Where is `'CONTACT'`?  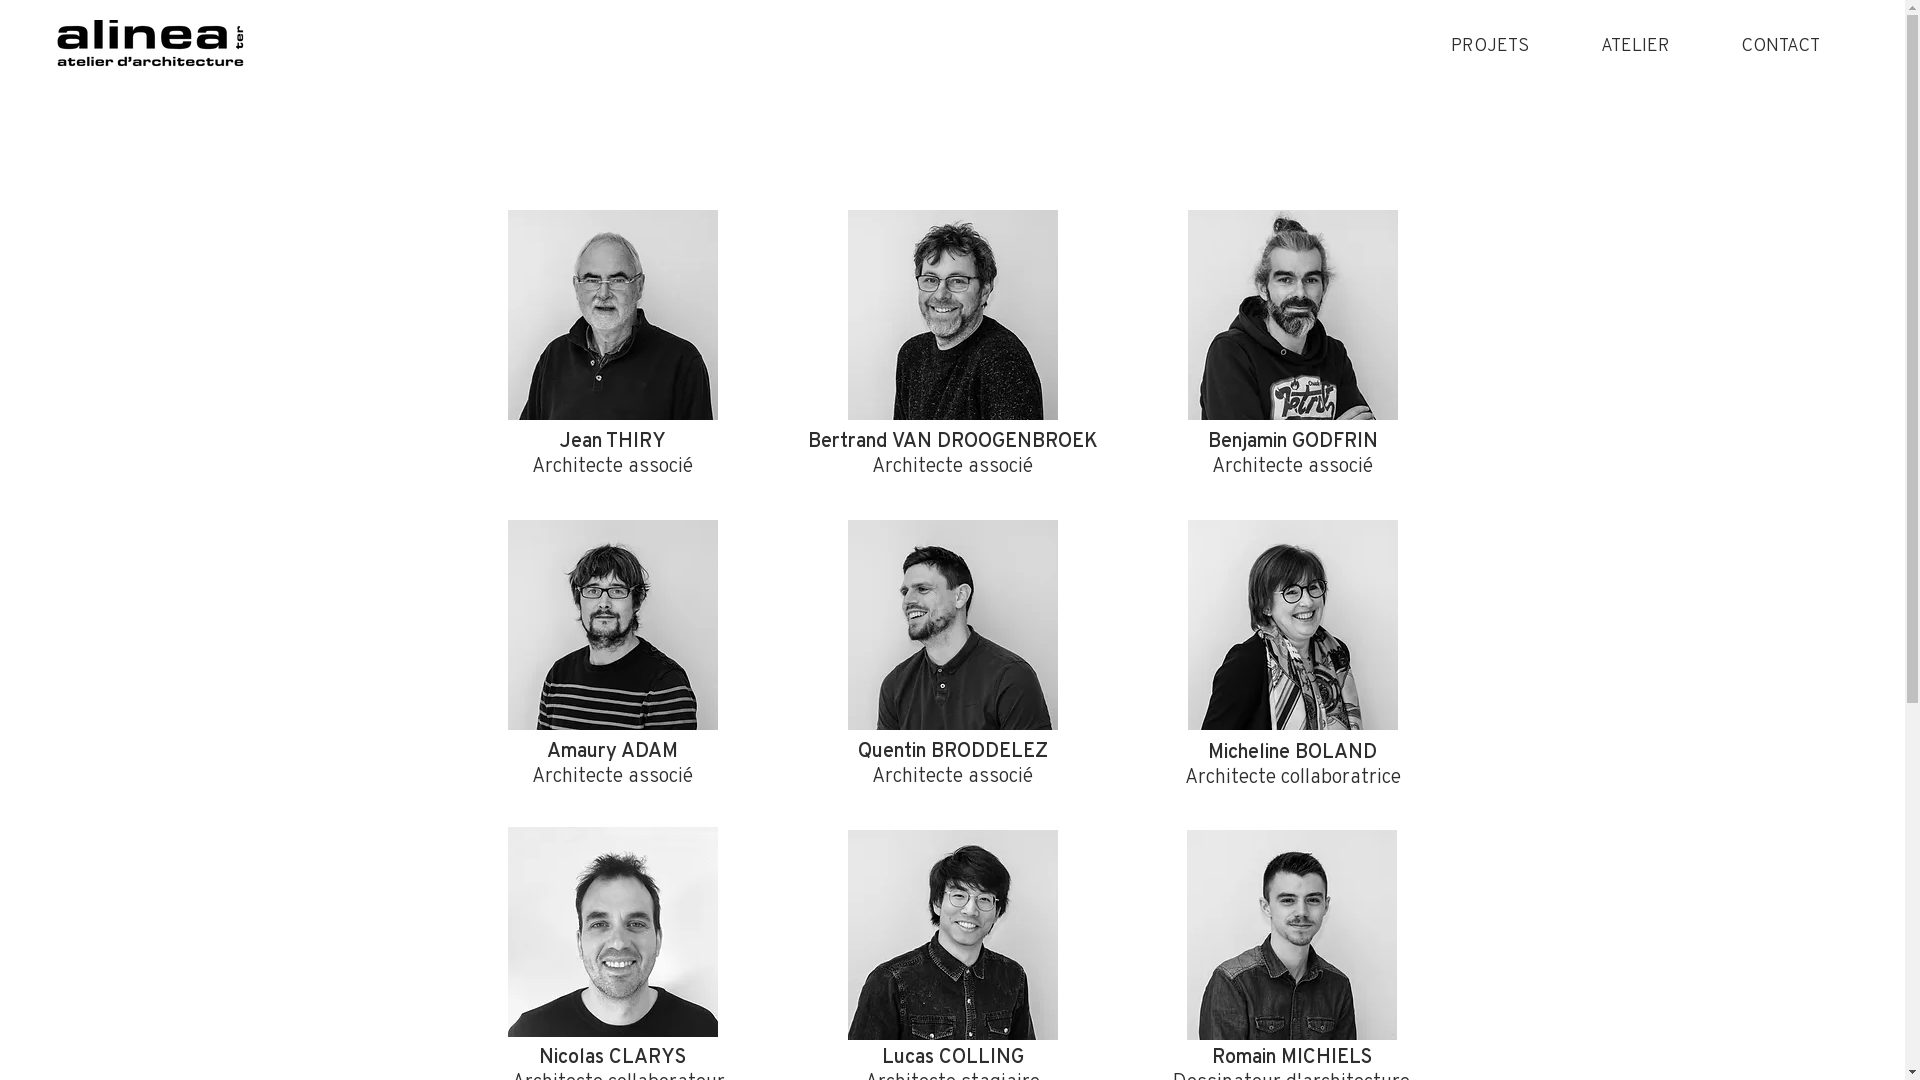 'CONTACT' is located at coordinates (1703, 44).